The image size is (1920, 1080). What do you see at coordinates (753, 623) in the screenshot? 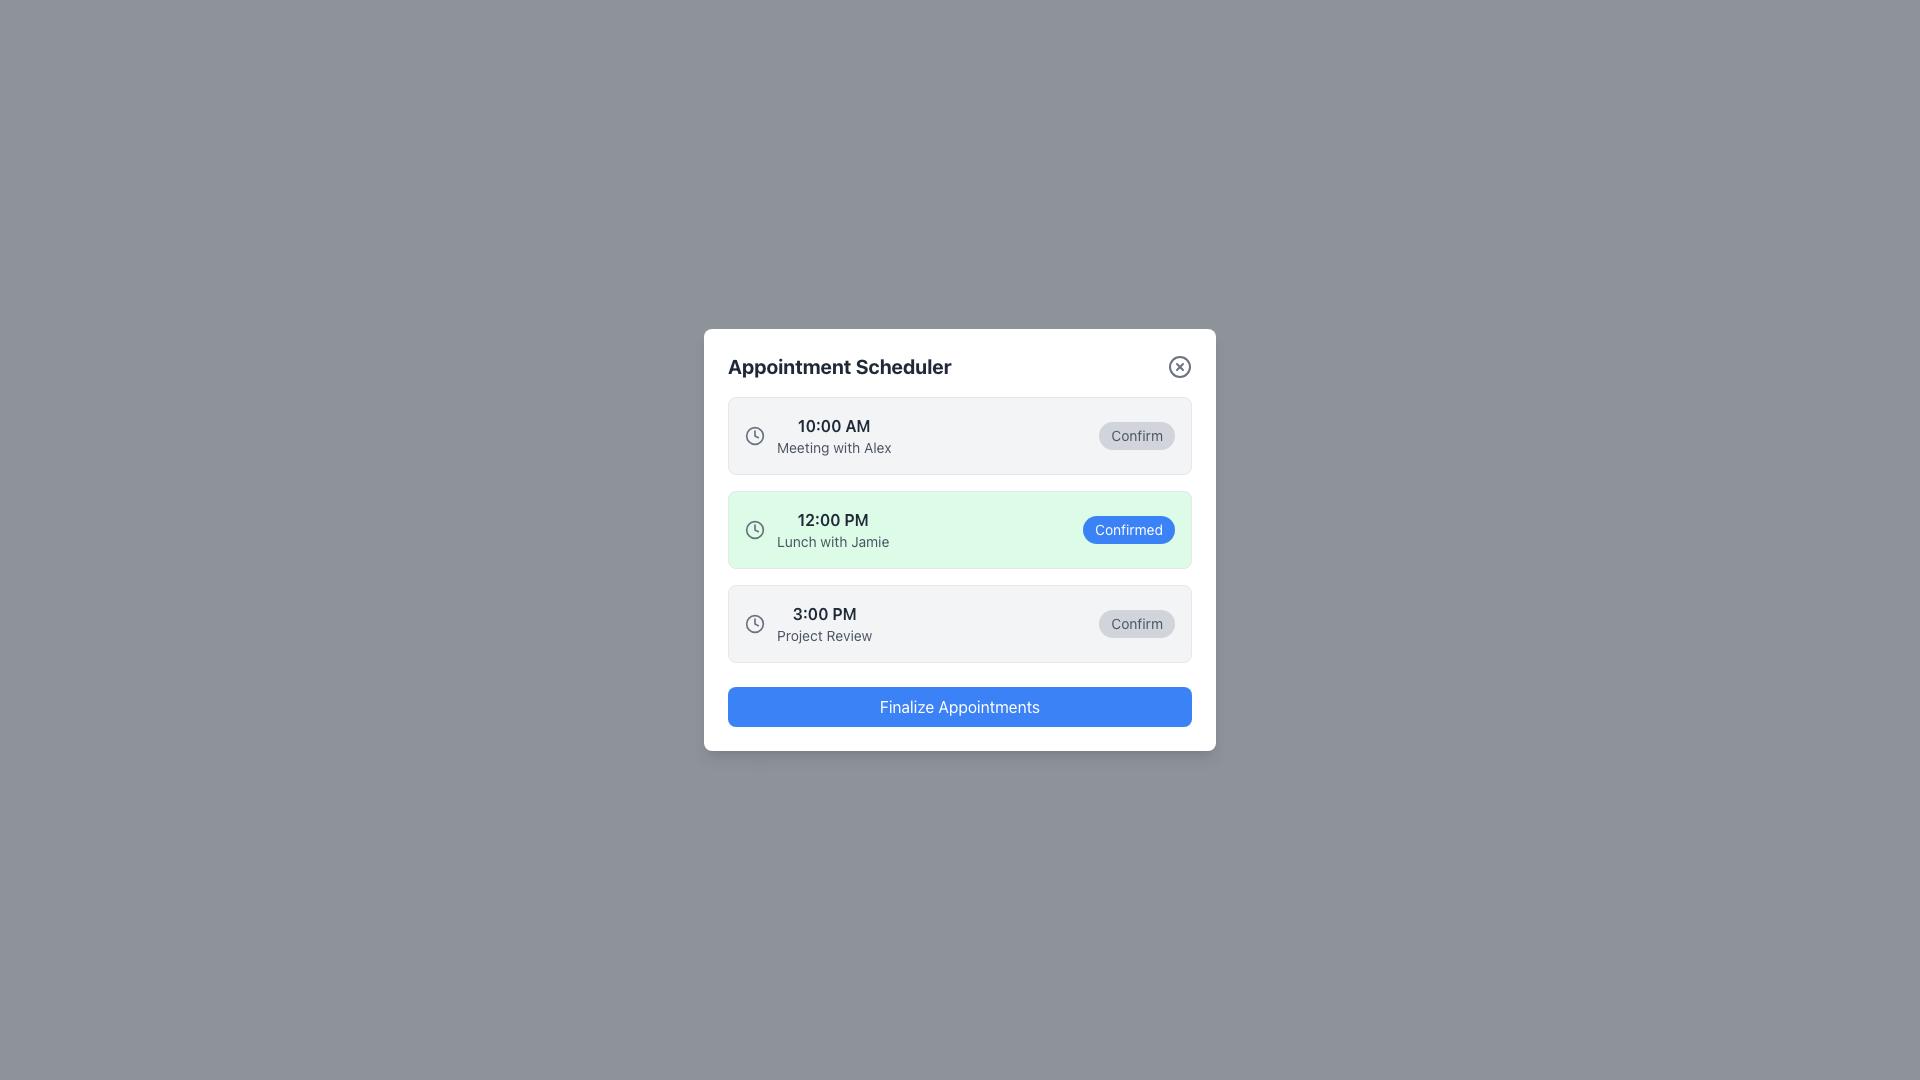
I see `the clock icon representing the time for the appointment entry '3:00 PM Project Review' in the appointment scheduler interface, located on the left side of the entry` at bounding box center [753, 623].